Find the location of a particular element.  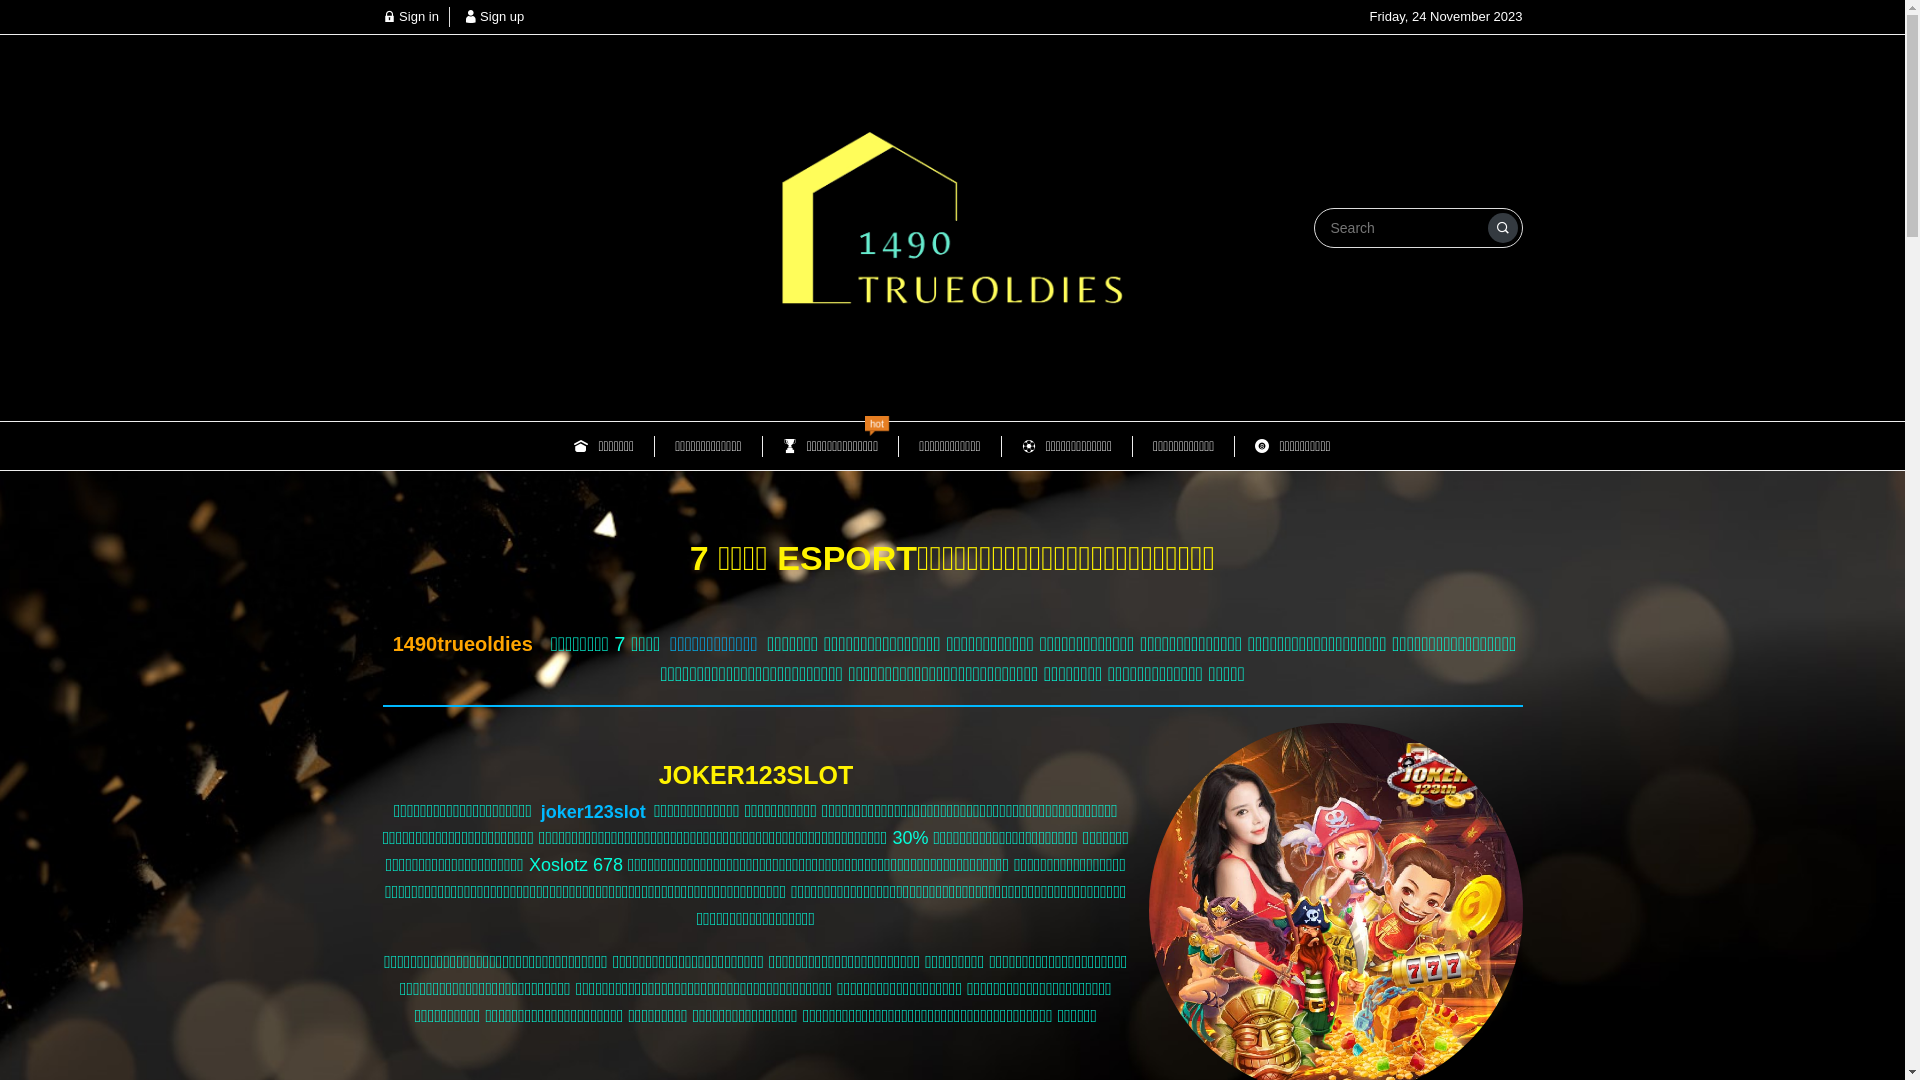

'Sign up' is located at coordinates (463, 16).